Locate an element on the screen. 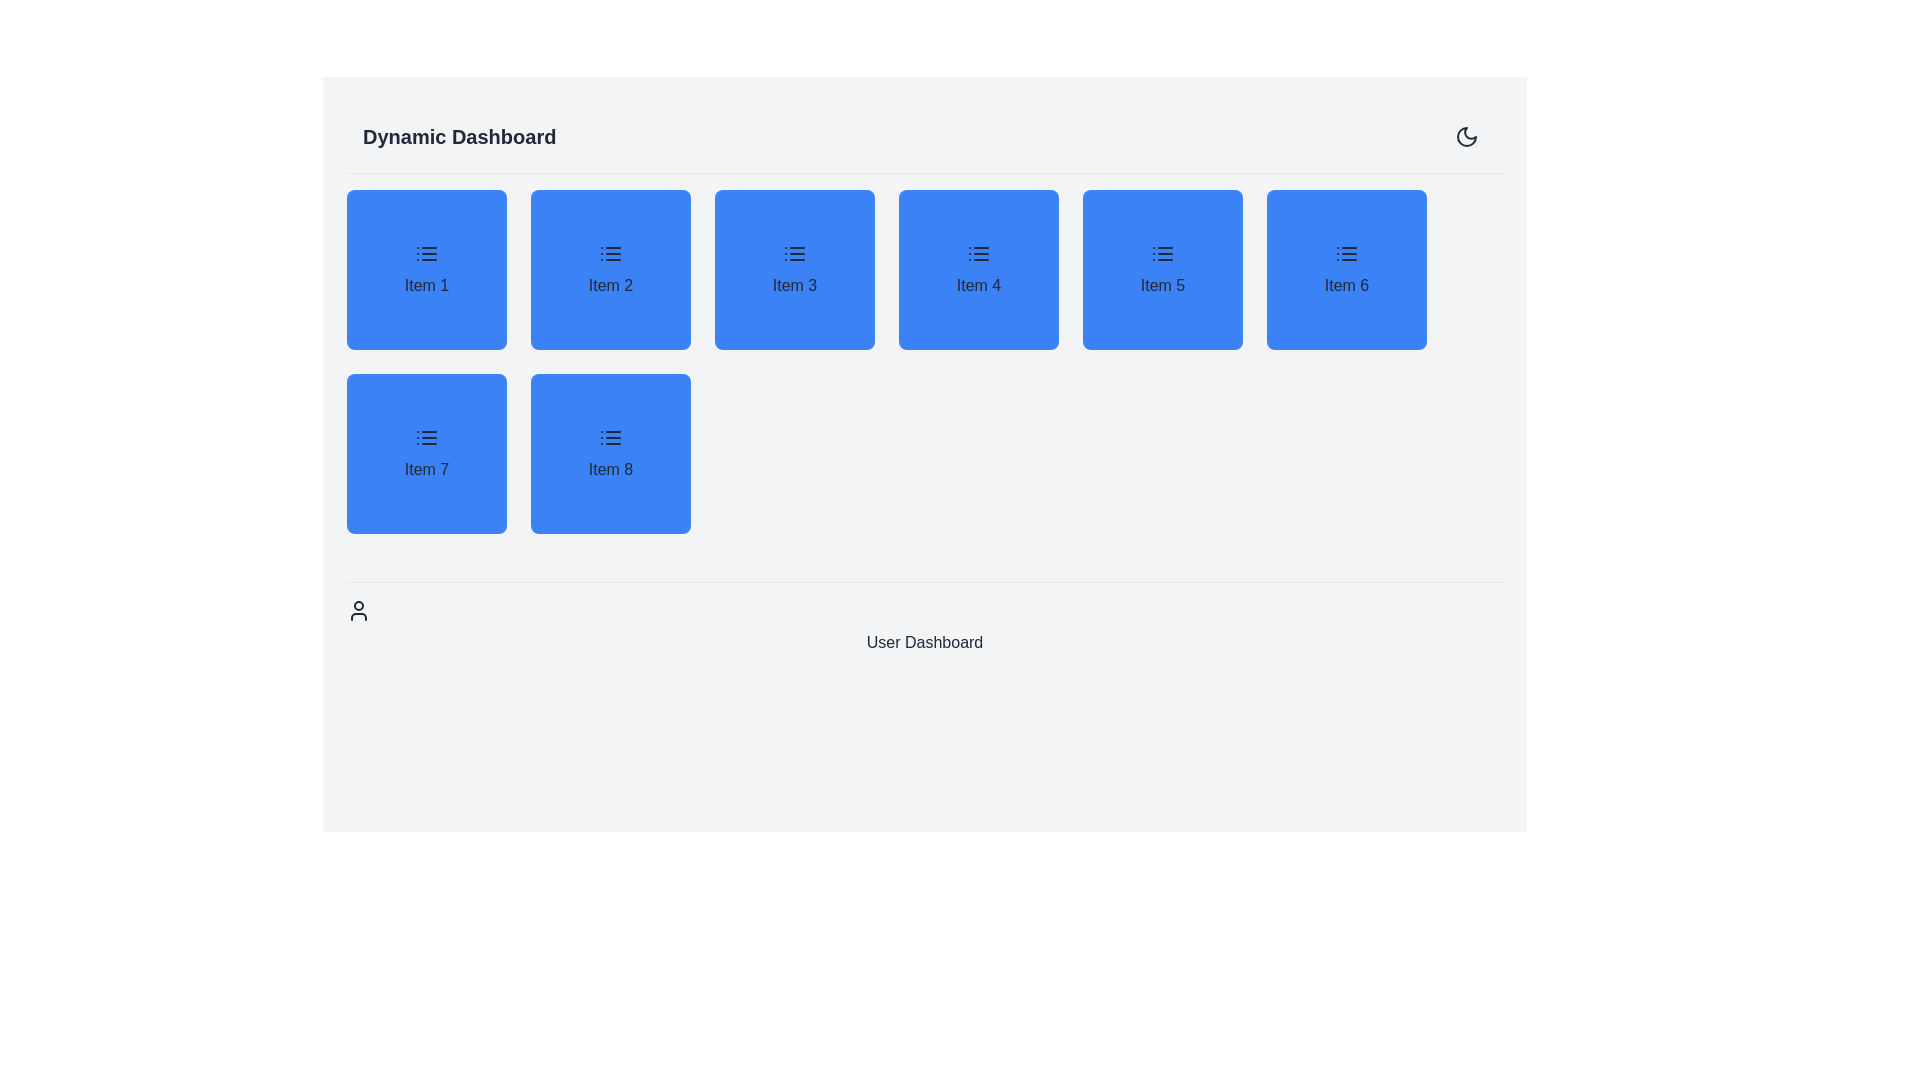  the icon button located in the top-right corner of the interface is located at coordinates (1467, 136).